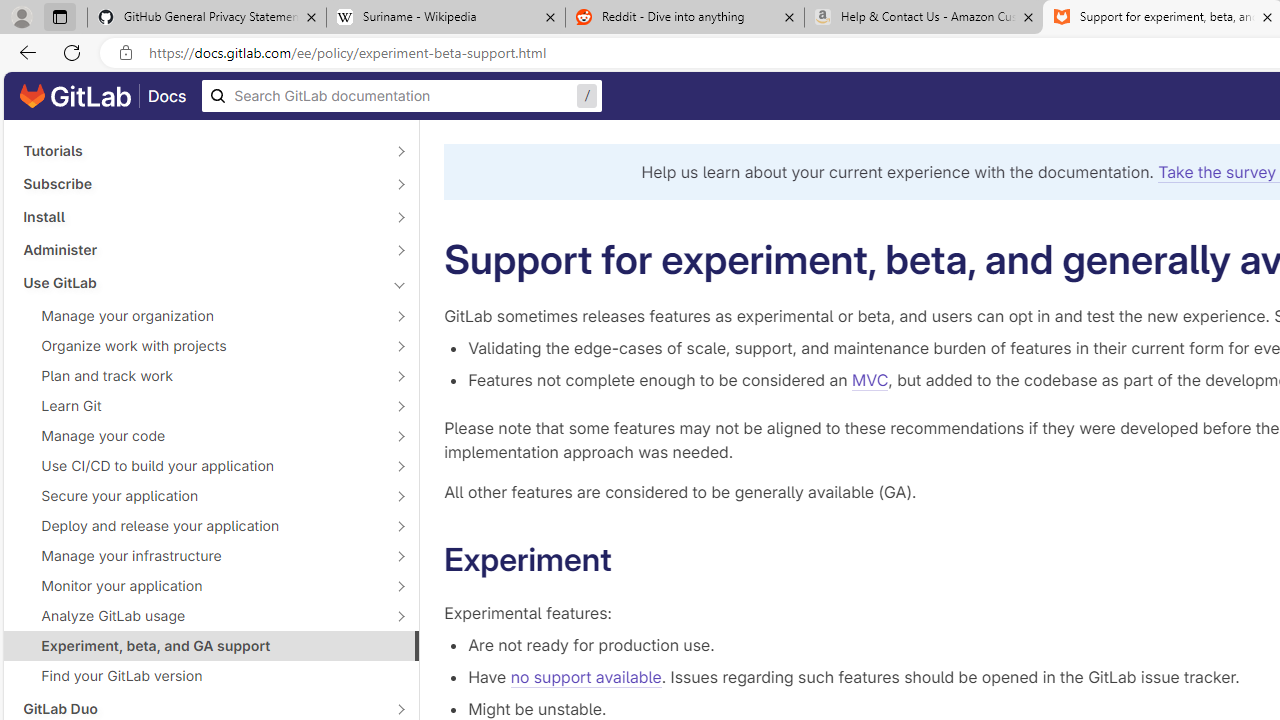 The height and width of the screenshot is (720, 1280). I want to click on 'GitLab documentation home', so click(75, 96).